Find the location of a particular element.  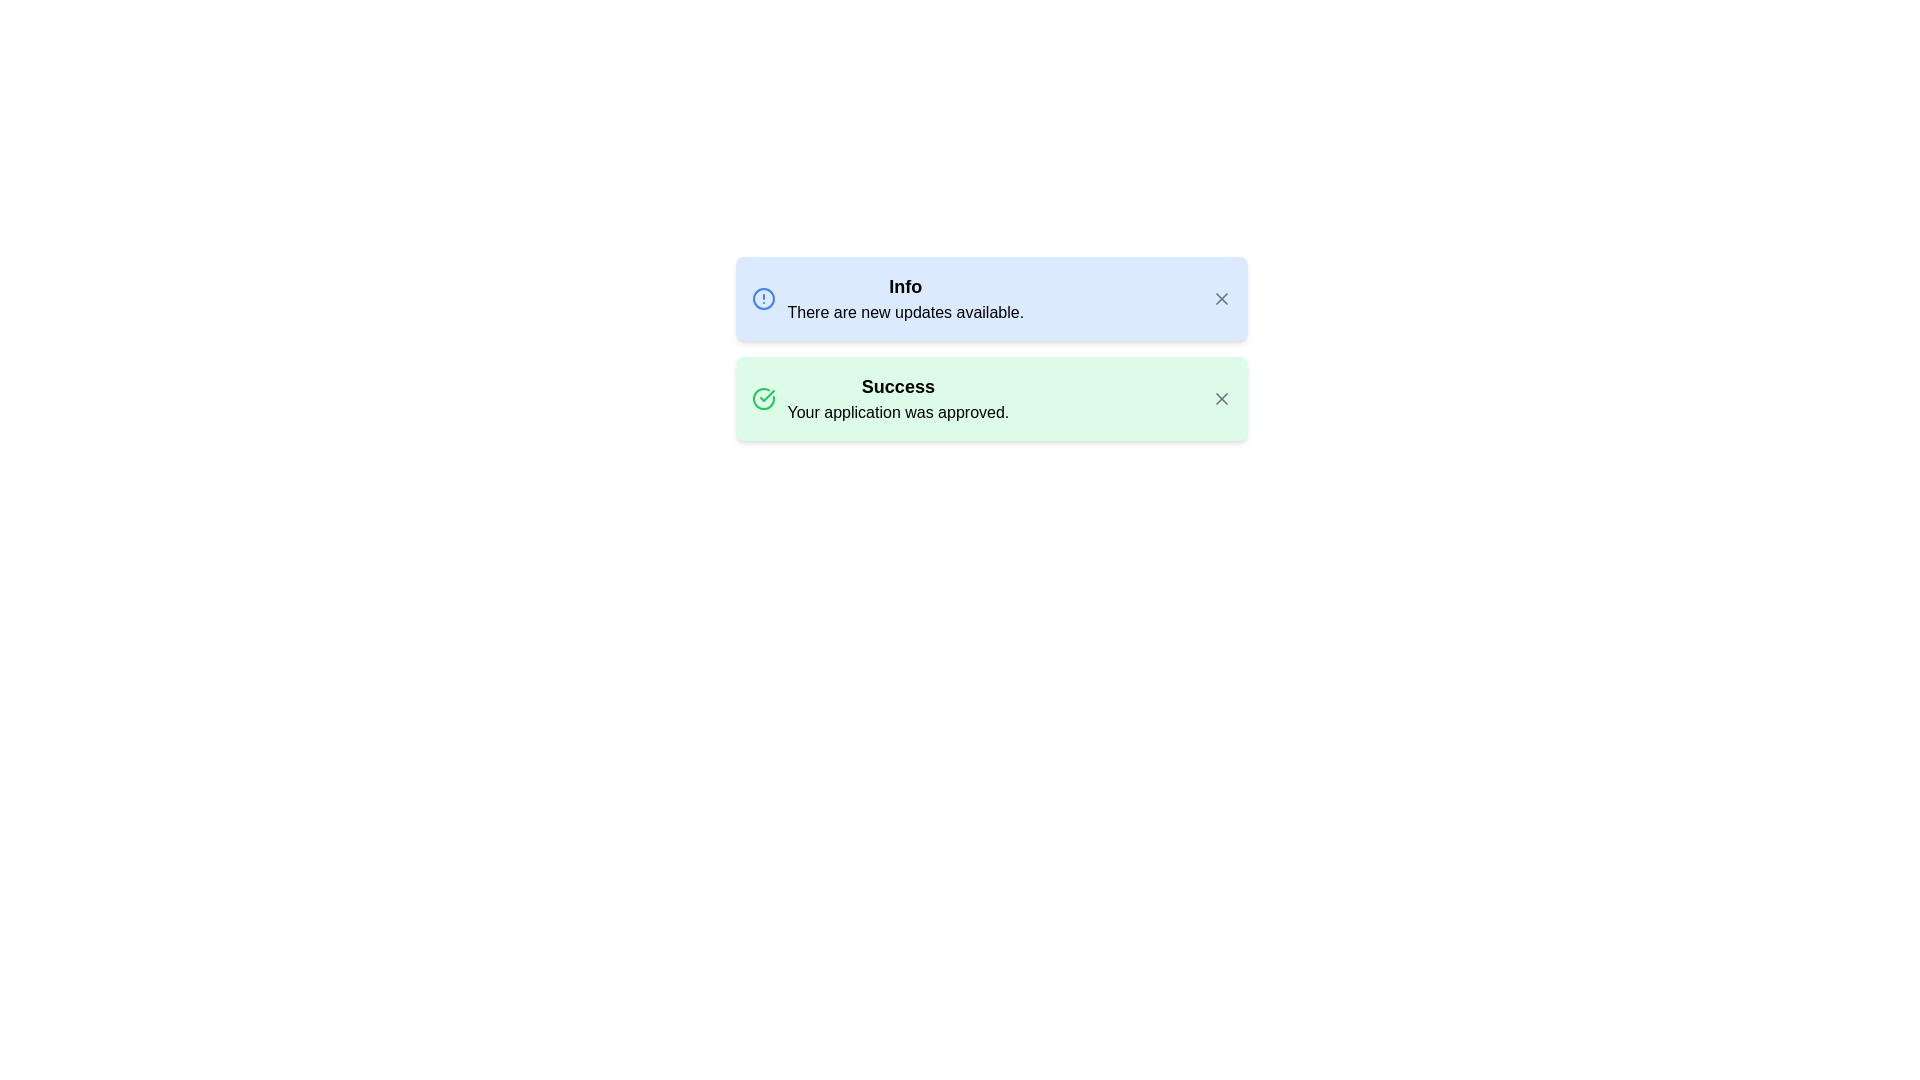

notification text 'There are new updates available.' displayed in the blue notification box below the 'Info' title is located at coordinates (904, 312).